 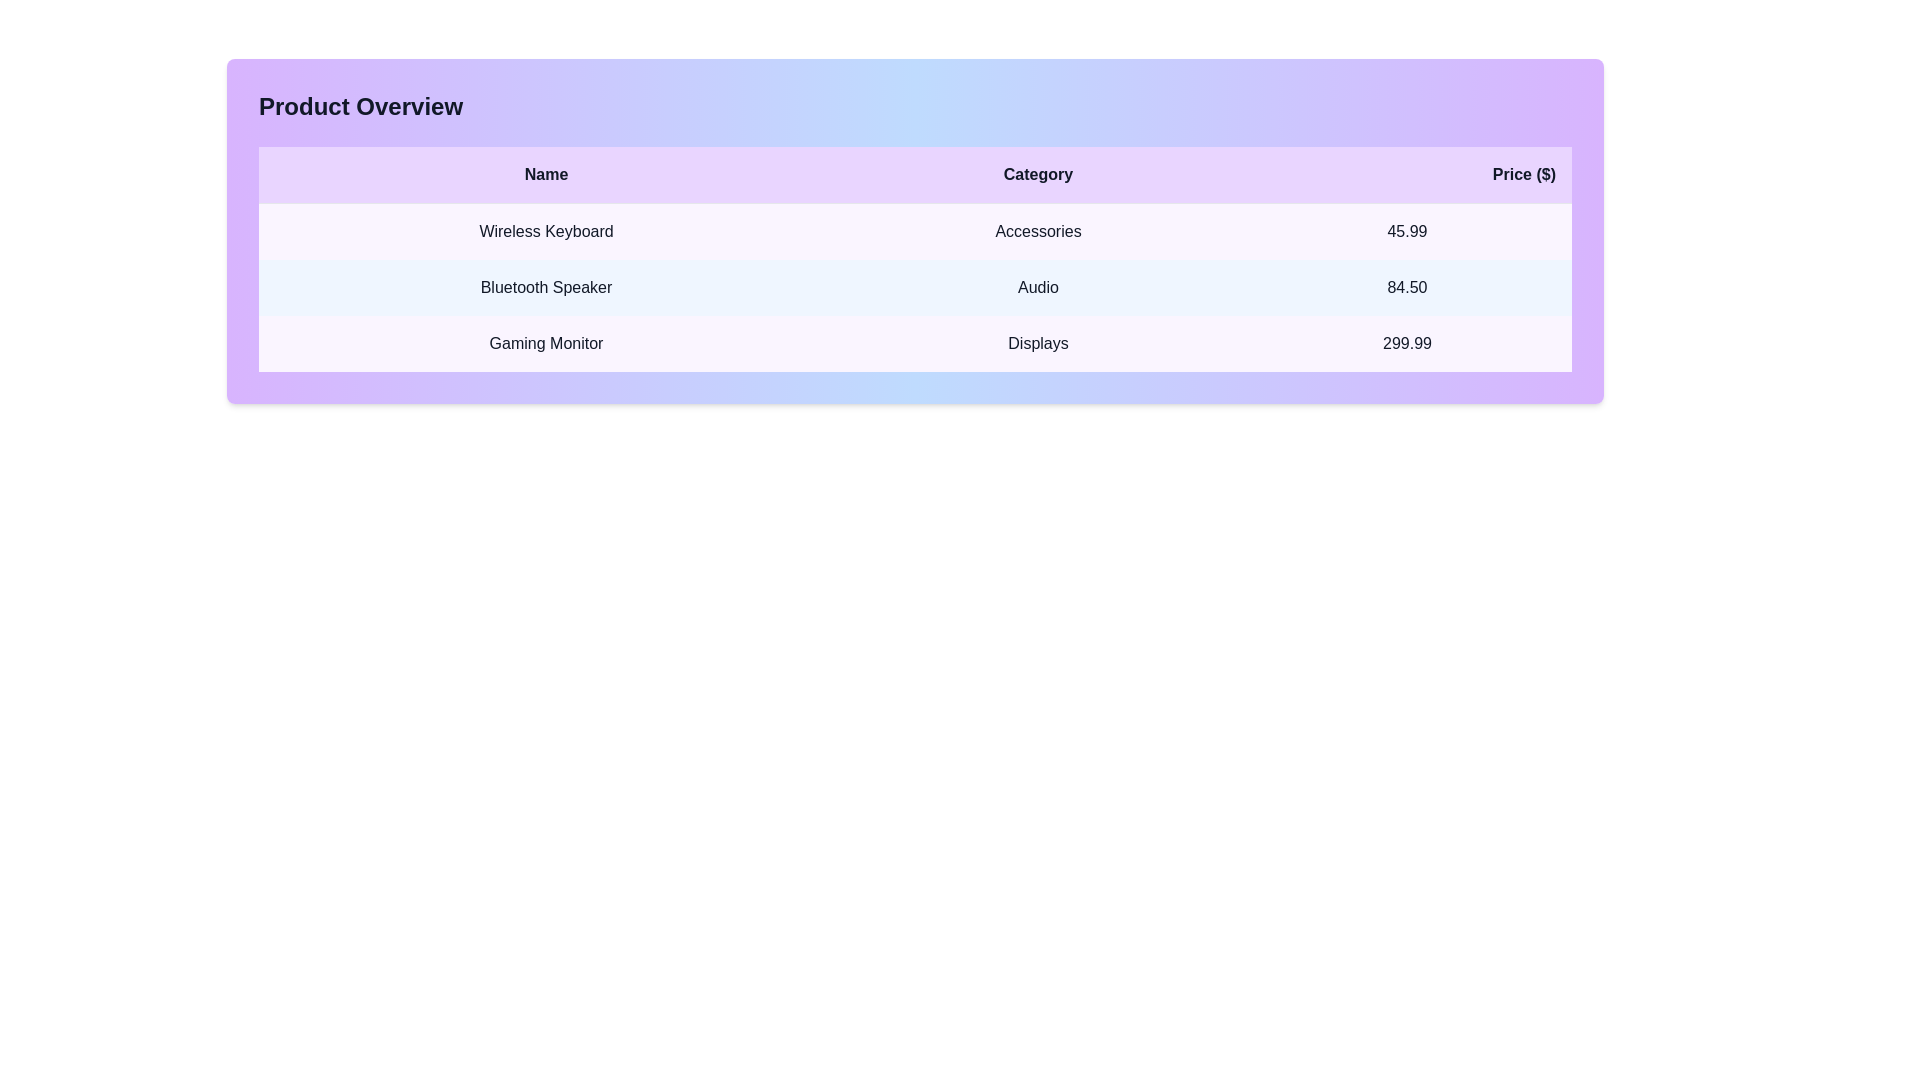 What do you see at coordinates (1406, 230) in the screenshot?
I see `monetary value '45.99' displayed in bold text in the last column of the first data row of the table under the 'Price ($)' header` at bounding box center [1406, 230].